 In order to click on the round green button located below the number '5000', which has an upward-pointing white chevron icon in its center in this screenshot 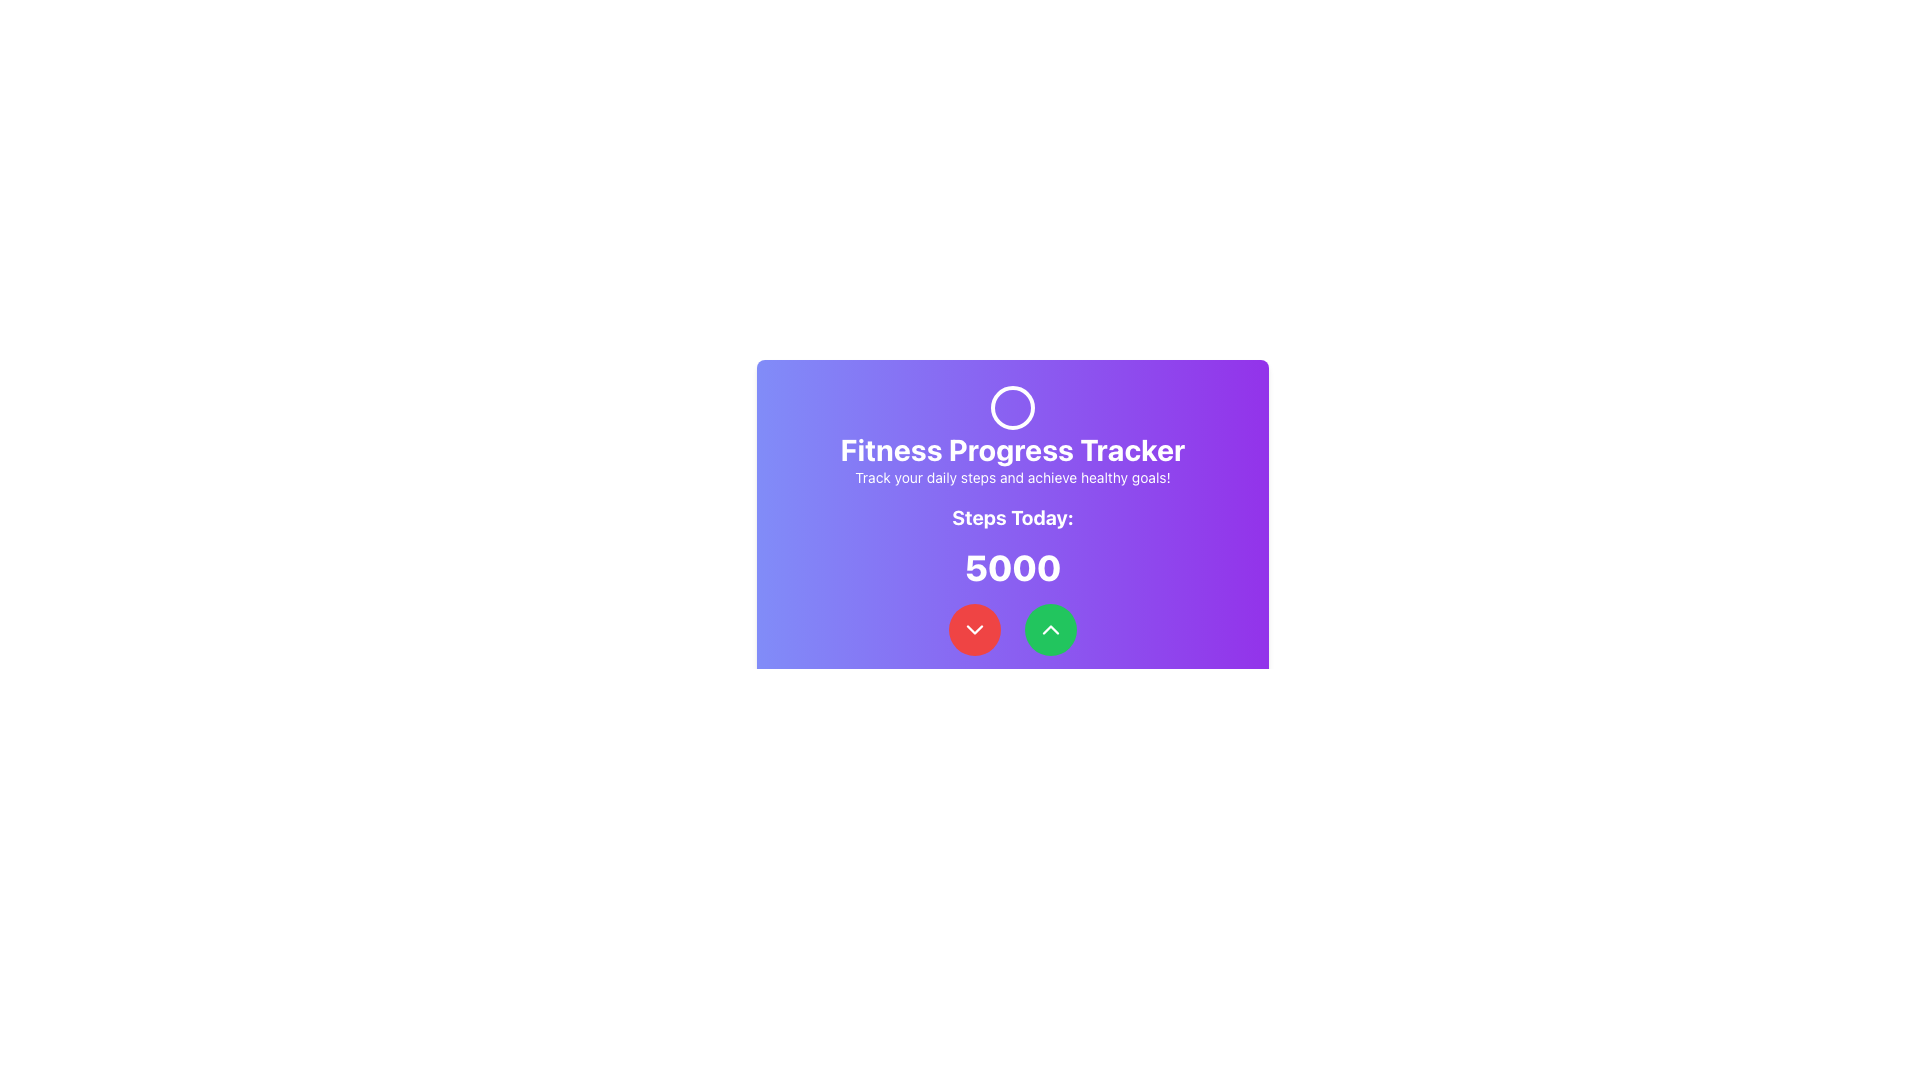, I will do `click(1050, 628)`.